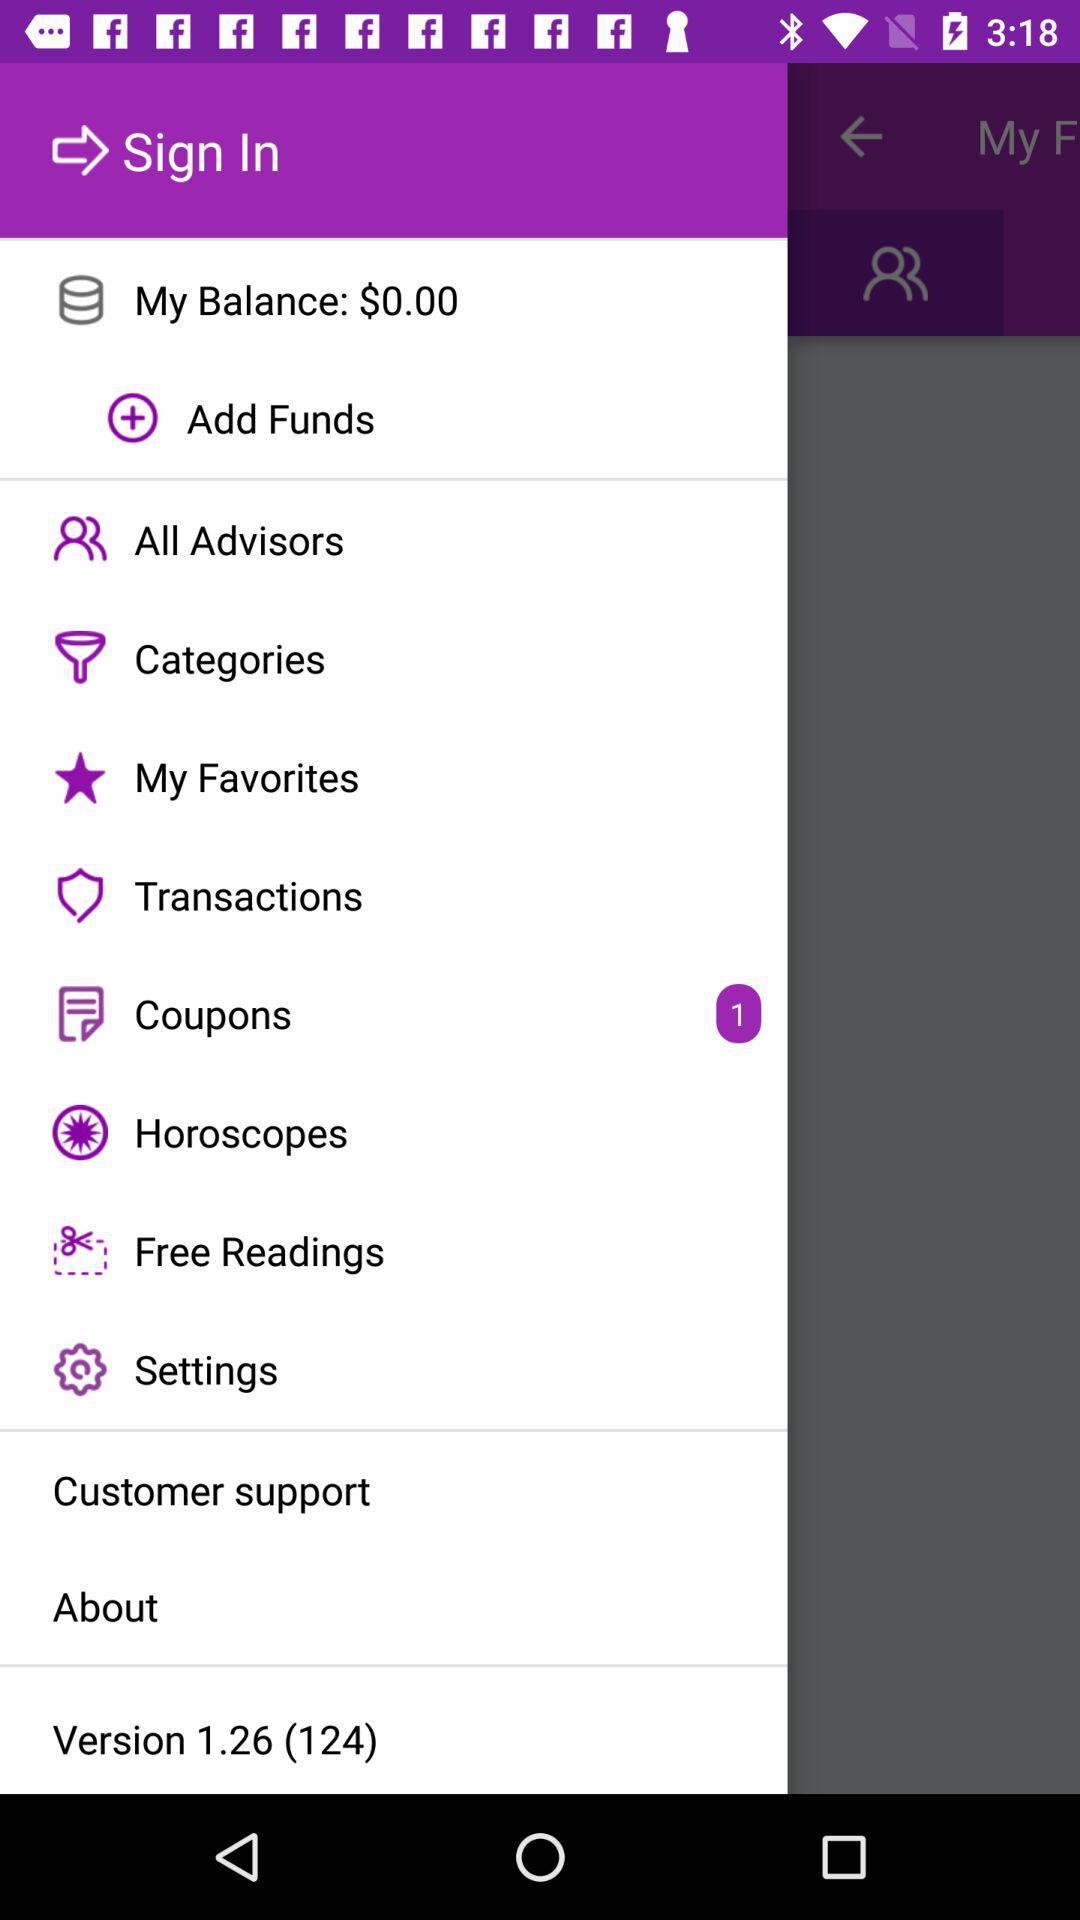  Describe the element at coordinates (393, 894) in the screenshot. I see `the transactions icon` at that location.